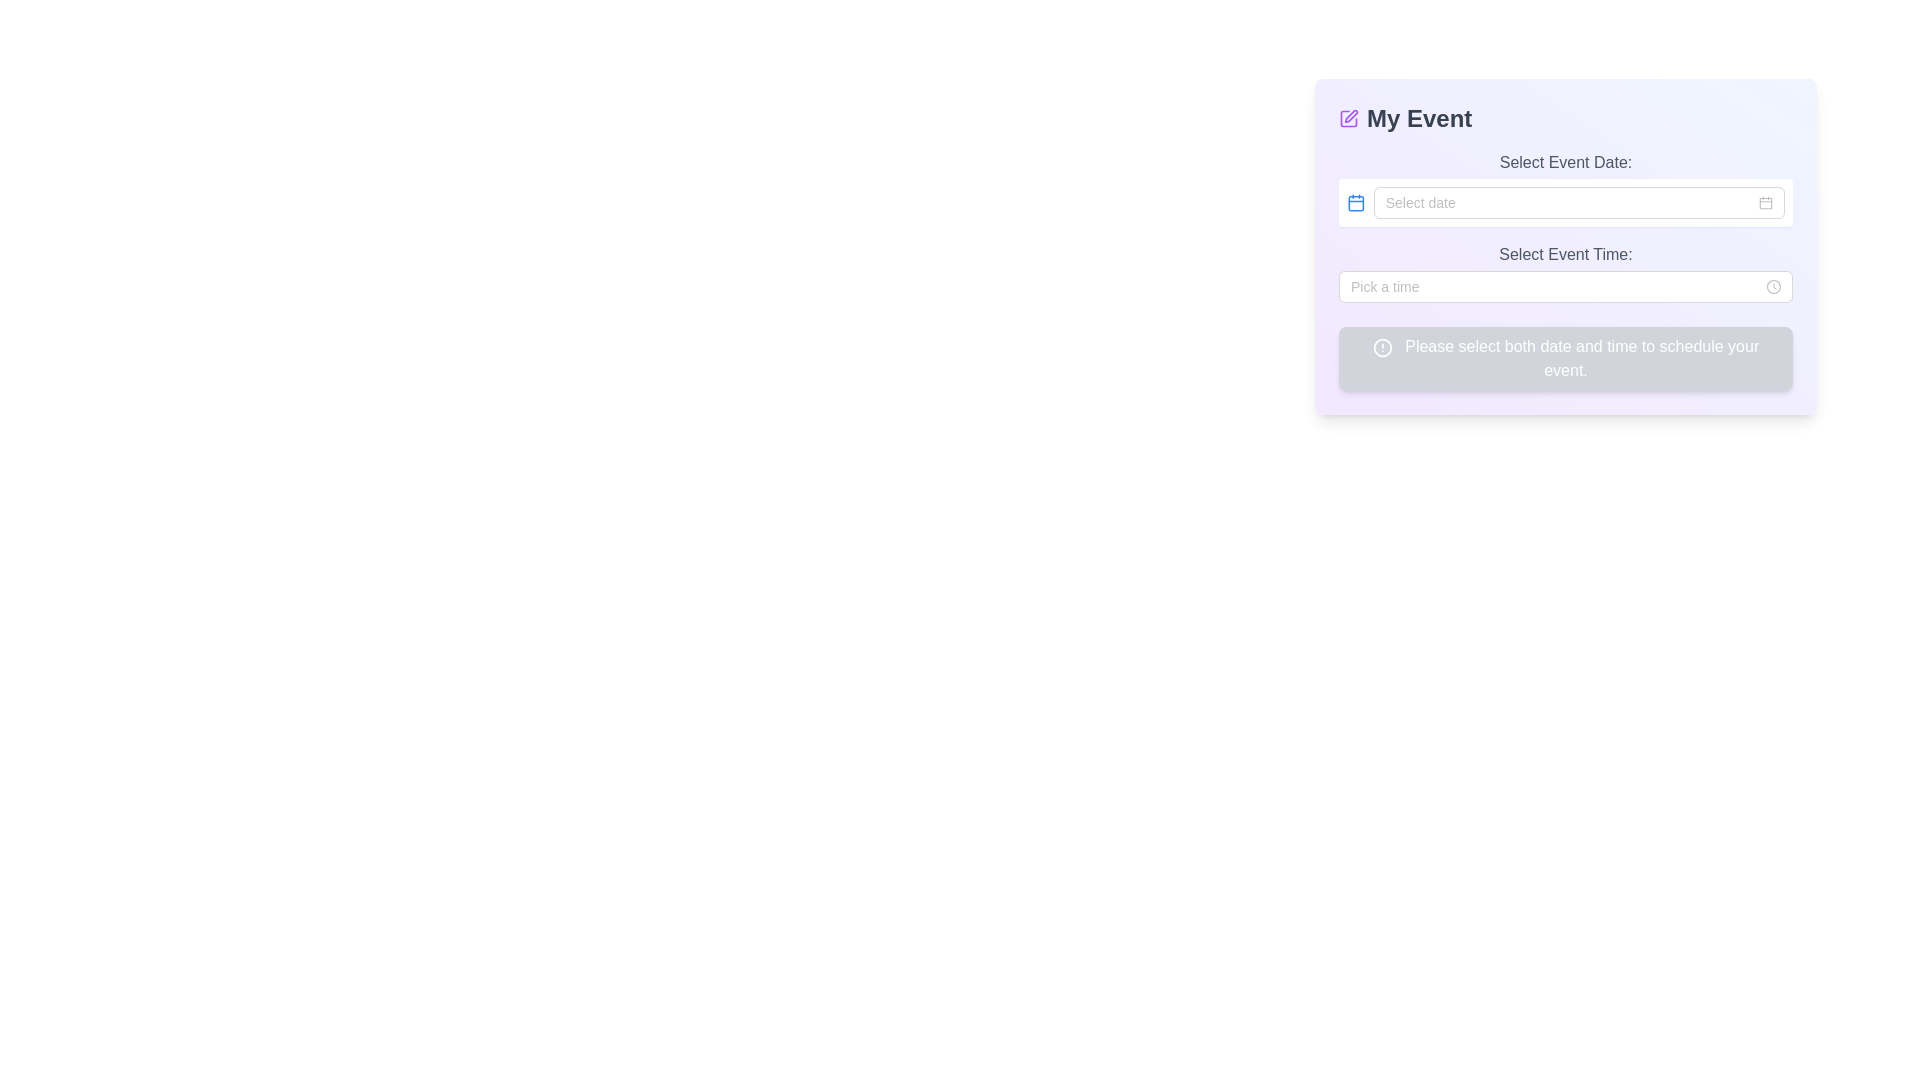 The height and width of the screenshot is (1080, 1920). Describe the element at coordinates (1766, 203) in the screenshot. I see `the Calendar icon located to the right of the 'Select Event Date' text input box in the 'My Event' form` at that location.